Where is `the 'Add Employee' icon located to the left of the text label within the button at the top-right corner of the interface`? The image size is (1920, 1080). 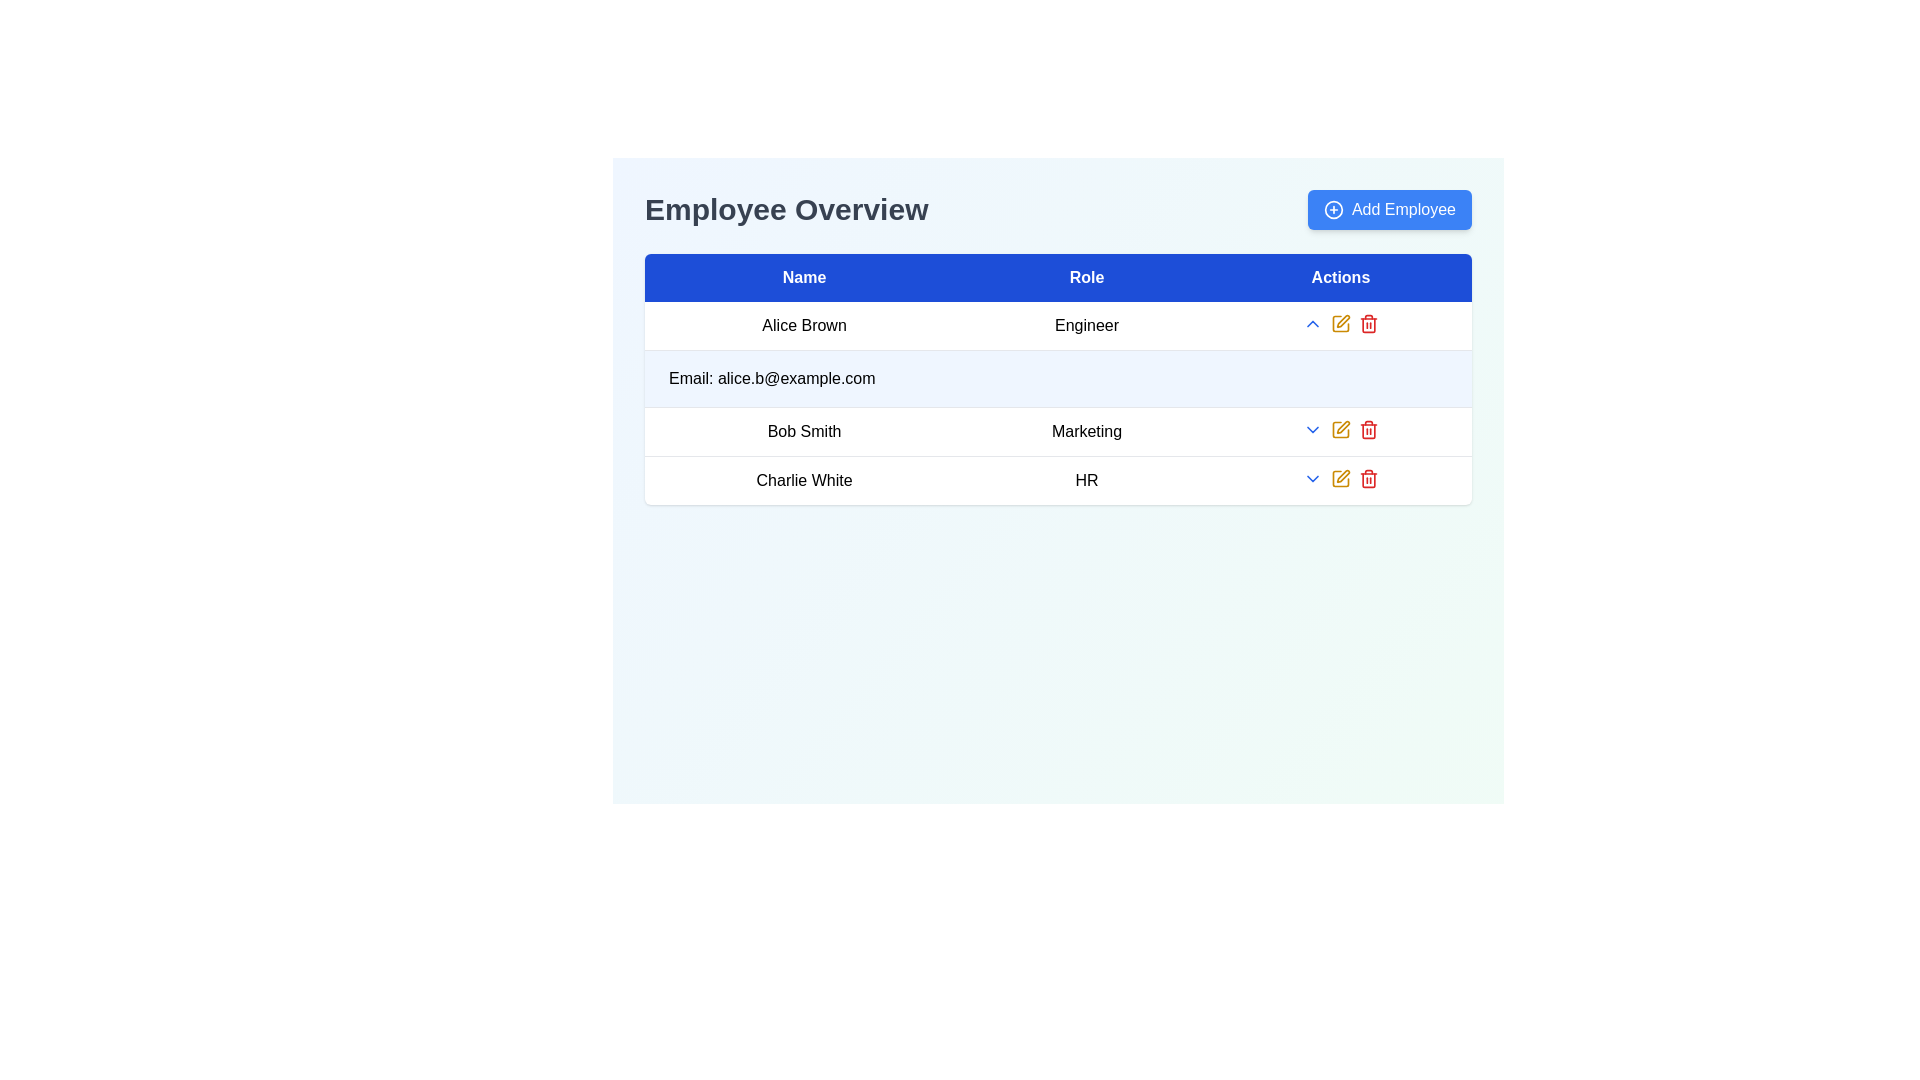 the 'Add Employee' icon located to the left of the text label within the button at the top-right corner of the interface is located at coordinates (1334, 209).